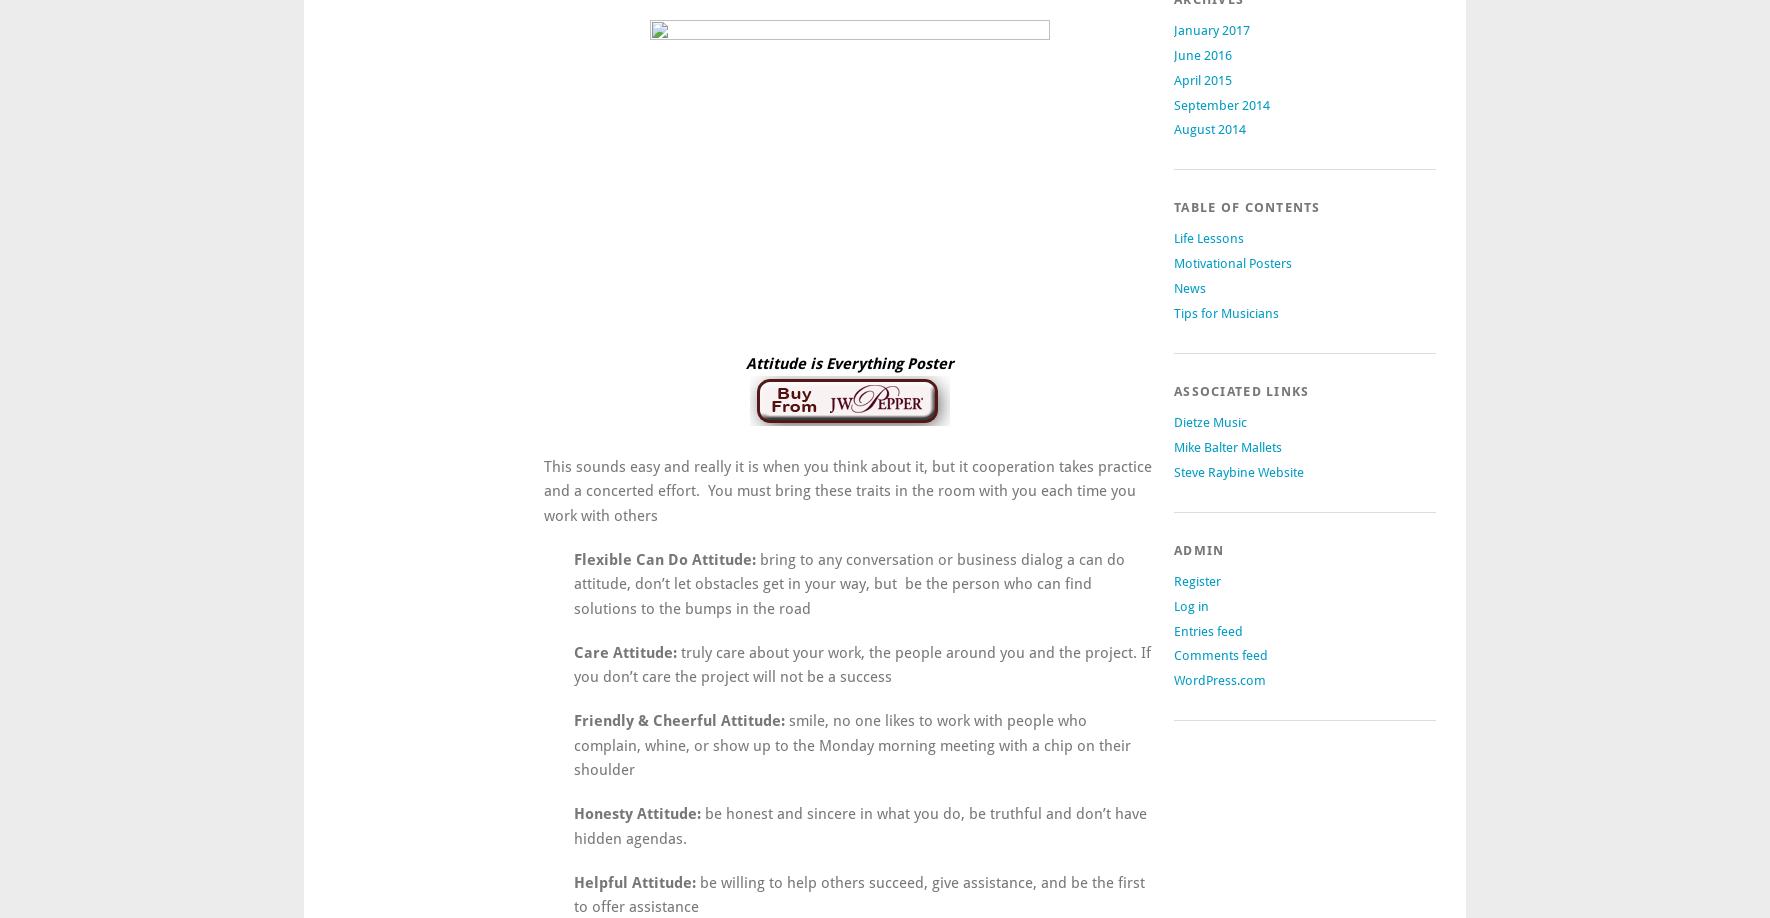 Image resolution: width=1770 pixels, height=918 pixels. What do you see at coordinates (1190, 604) in the screenshot?
I see `'Log in'` at bounding box center [1190, 604].